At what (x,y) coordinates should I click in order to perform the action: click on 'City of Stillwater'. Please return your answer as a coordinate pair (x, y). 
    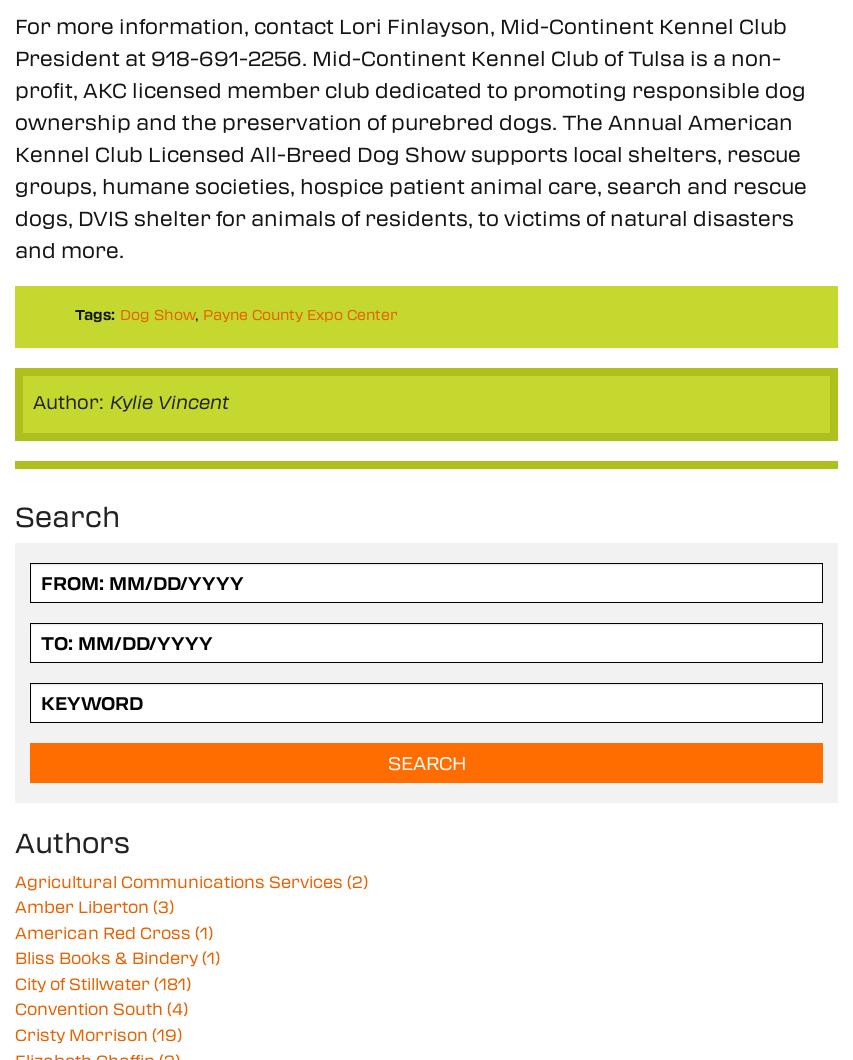
    Looking at the image, I should click on (83, 981).